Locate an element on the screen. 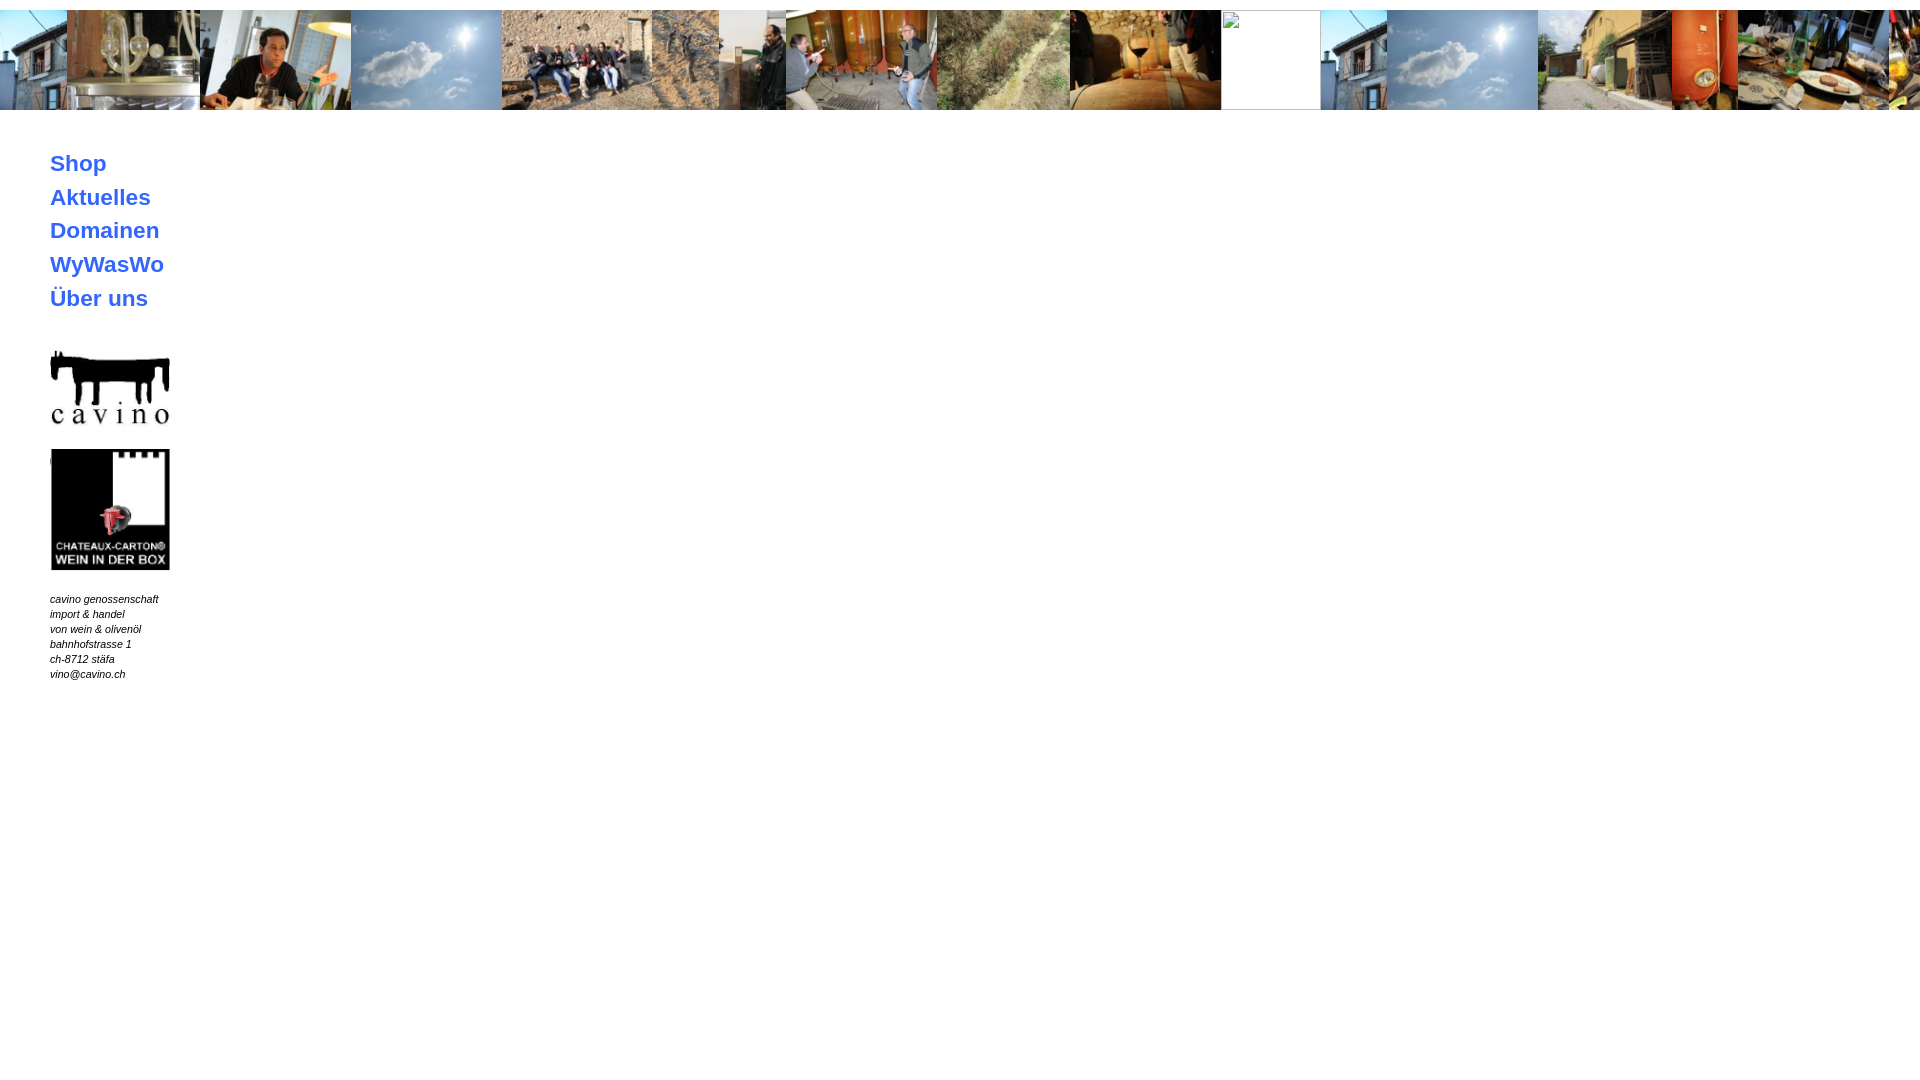  'WyWasWo' is located at coordinates (105, 262).